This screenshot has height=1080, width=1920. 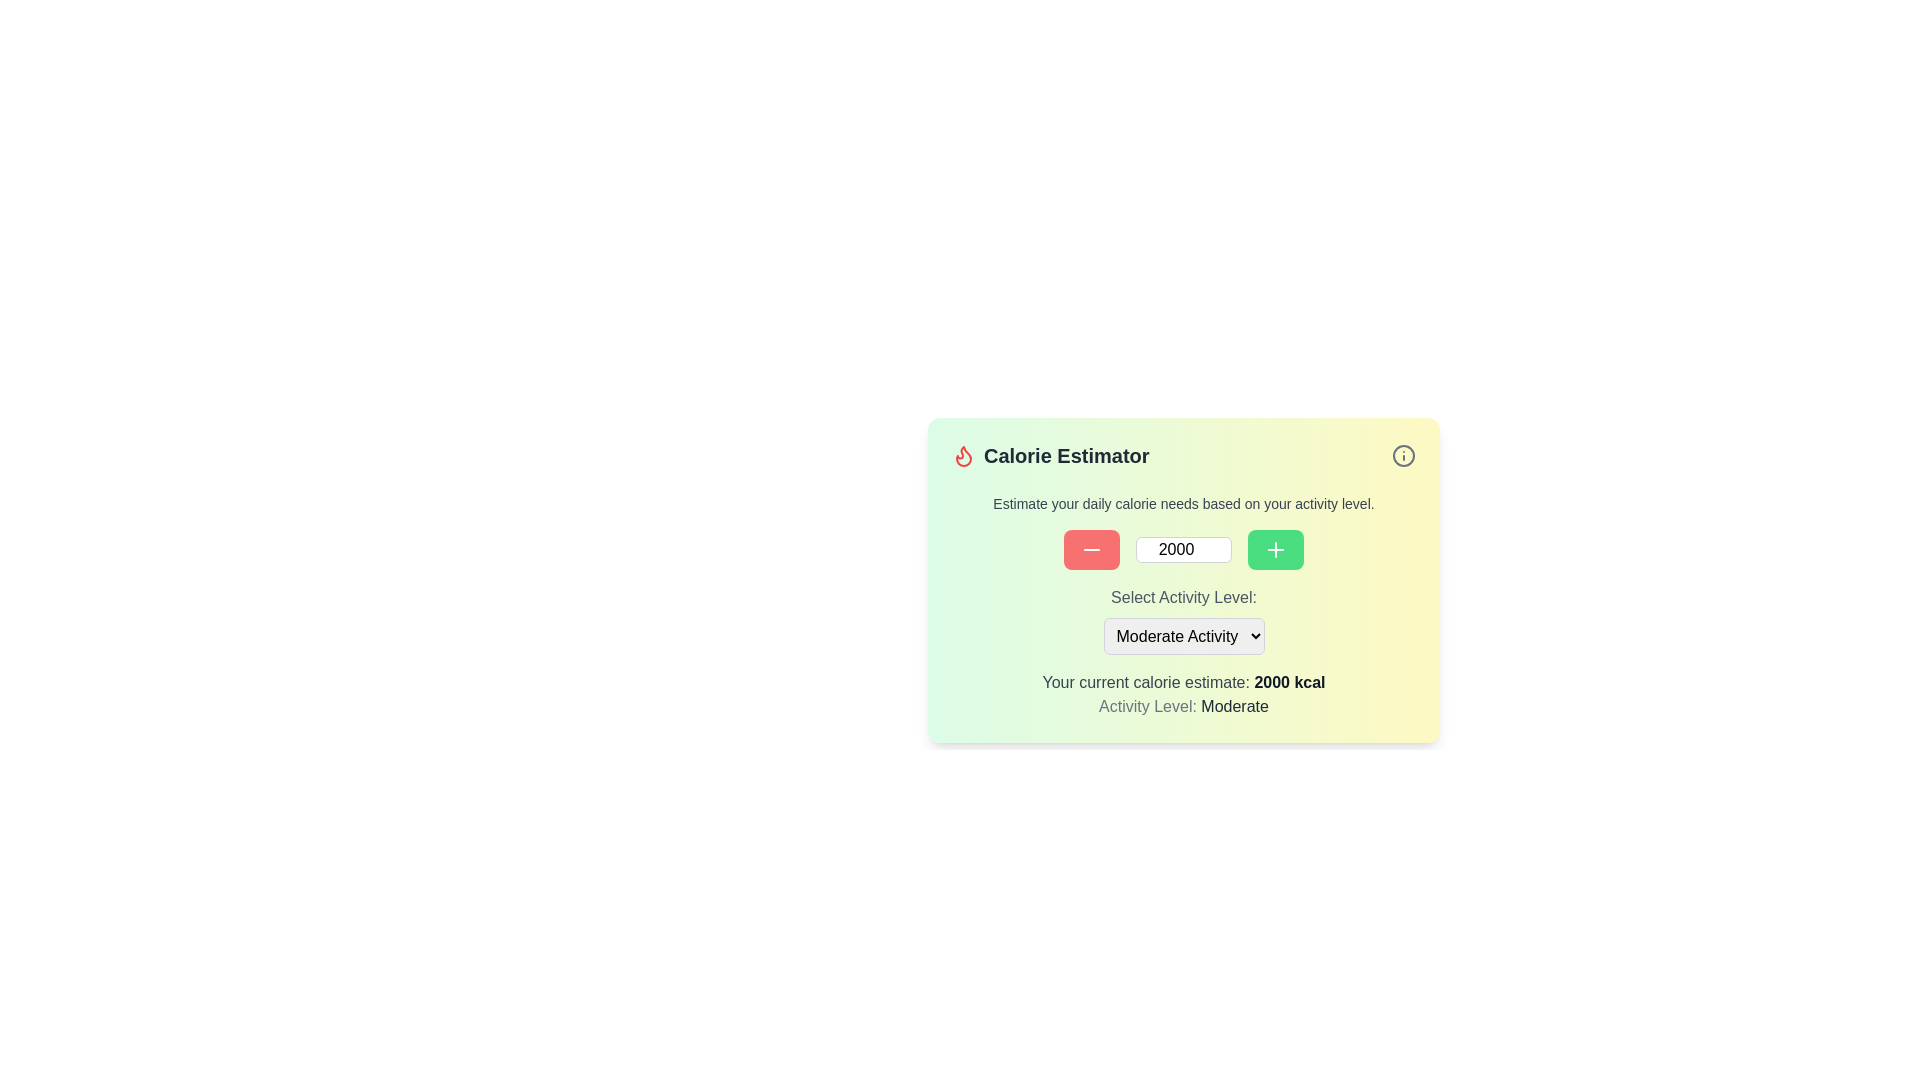 What do you see at coordinates (1184, 503) in the screenshot?
I see `the informational text that guides the user about the calorie estimation feature, located between the 'Calorie Estimator' header and the input control section` at bounding box center [1184, 503].